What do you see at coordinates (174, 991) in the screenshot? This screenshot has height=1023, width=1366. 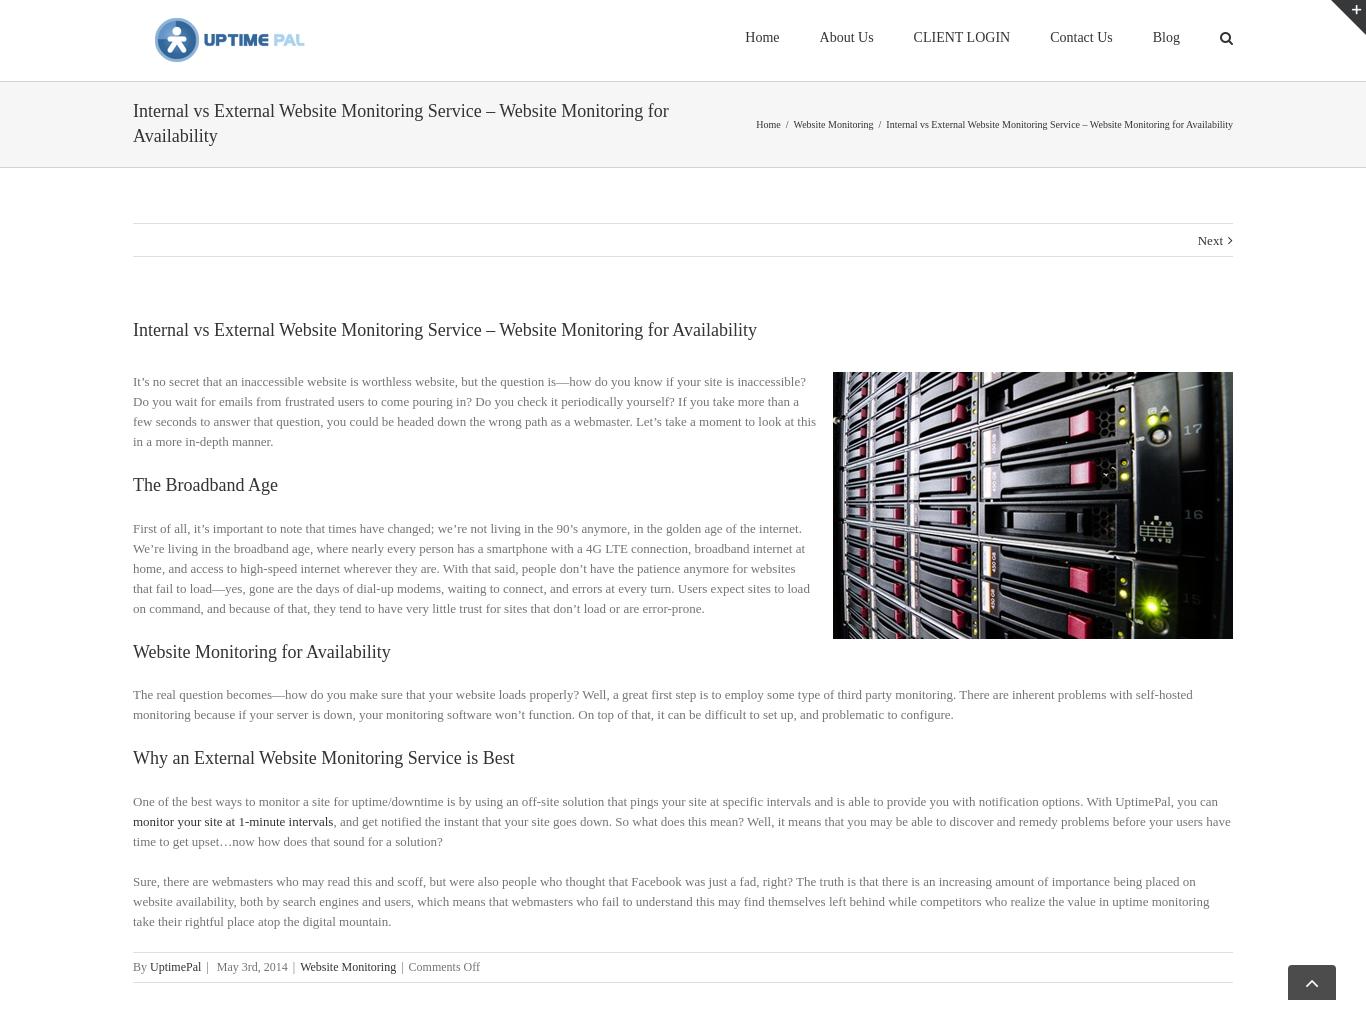 I see `'UptimePal'` at bounding box center [174, 991].